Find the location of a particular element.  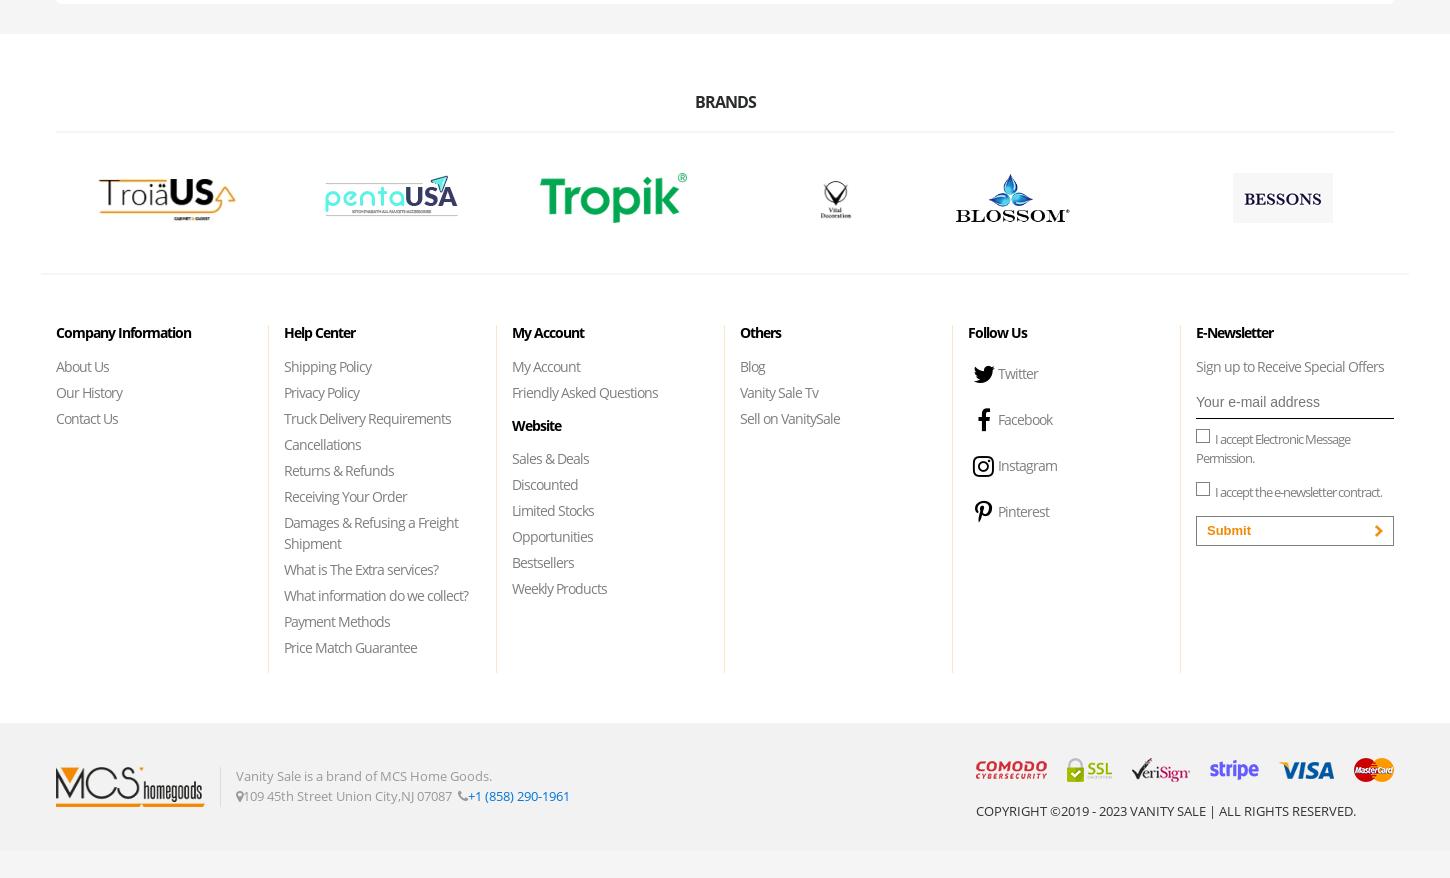

'Facebook' is located at coordinates (1025, 419).